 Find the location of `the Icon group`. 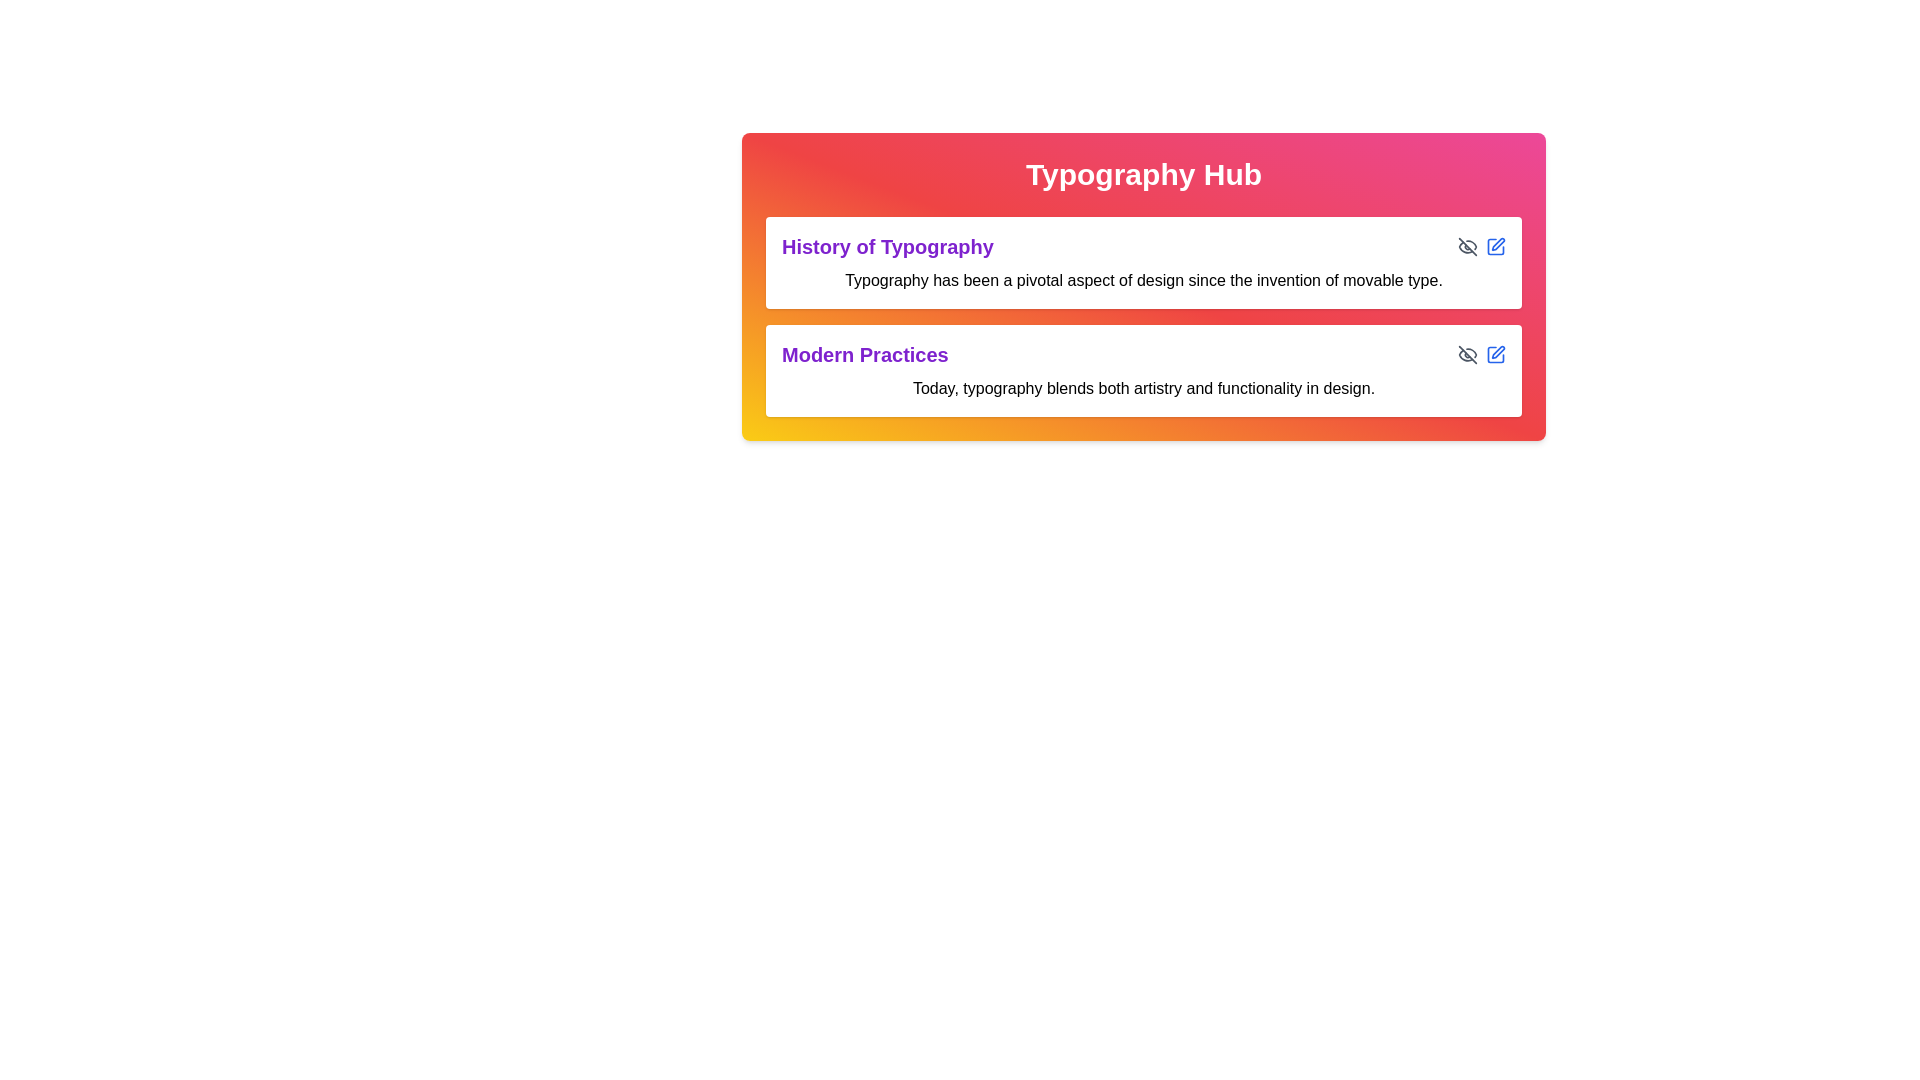

the Icon group is located at coordinates (1482, 353).